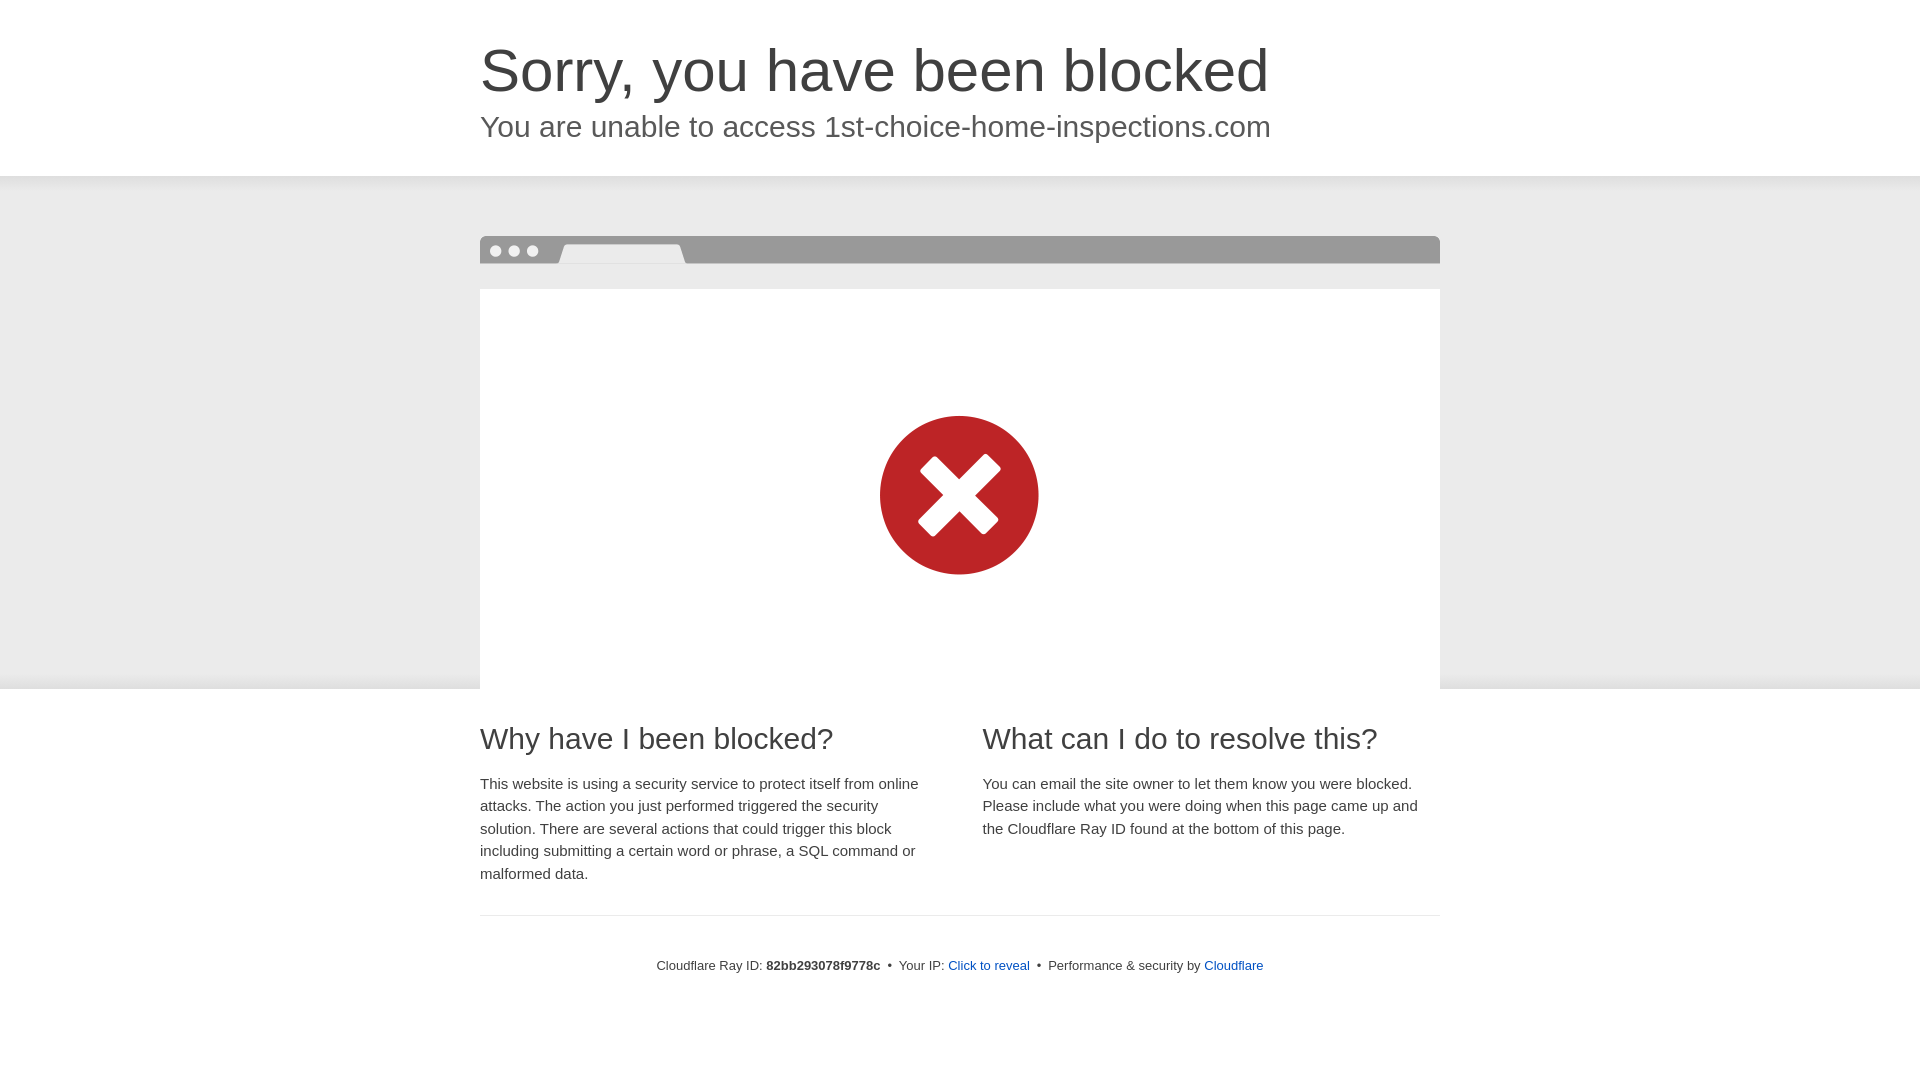 The width and height of the screenshot is (1920, 1080). I want to click on 'Cloudflare', so click(1232, 964).